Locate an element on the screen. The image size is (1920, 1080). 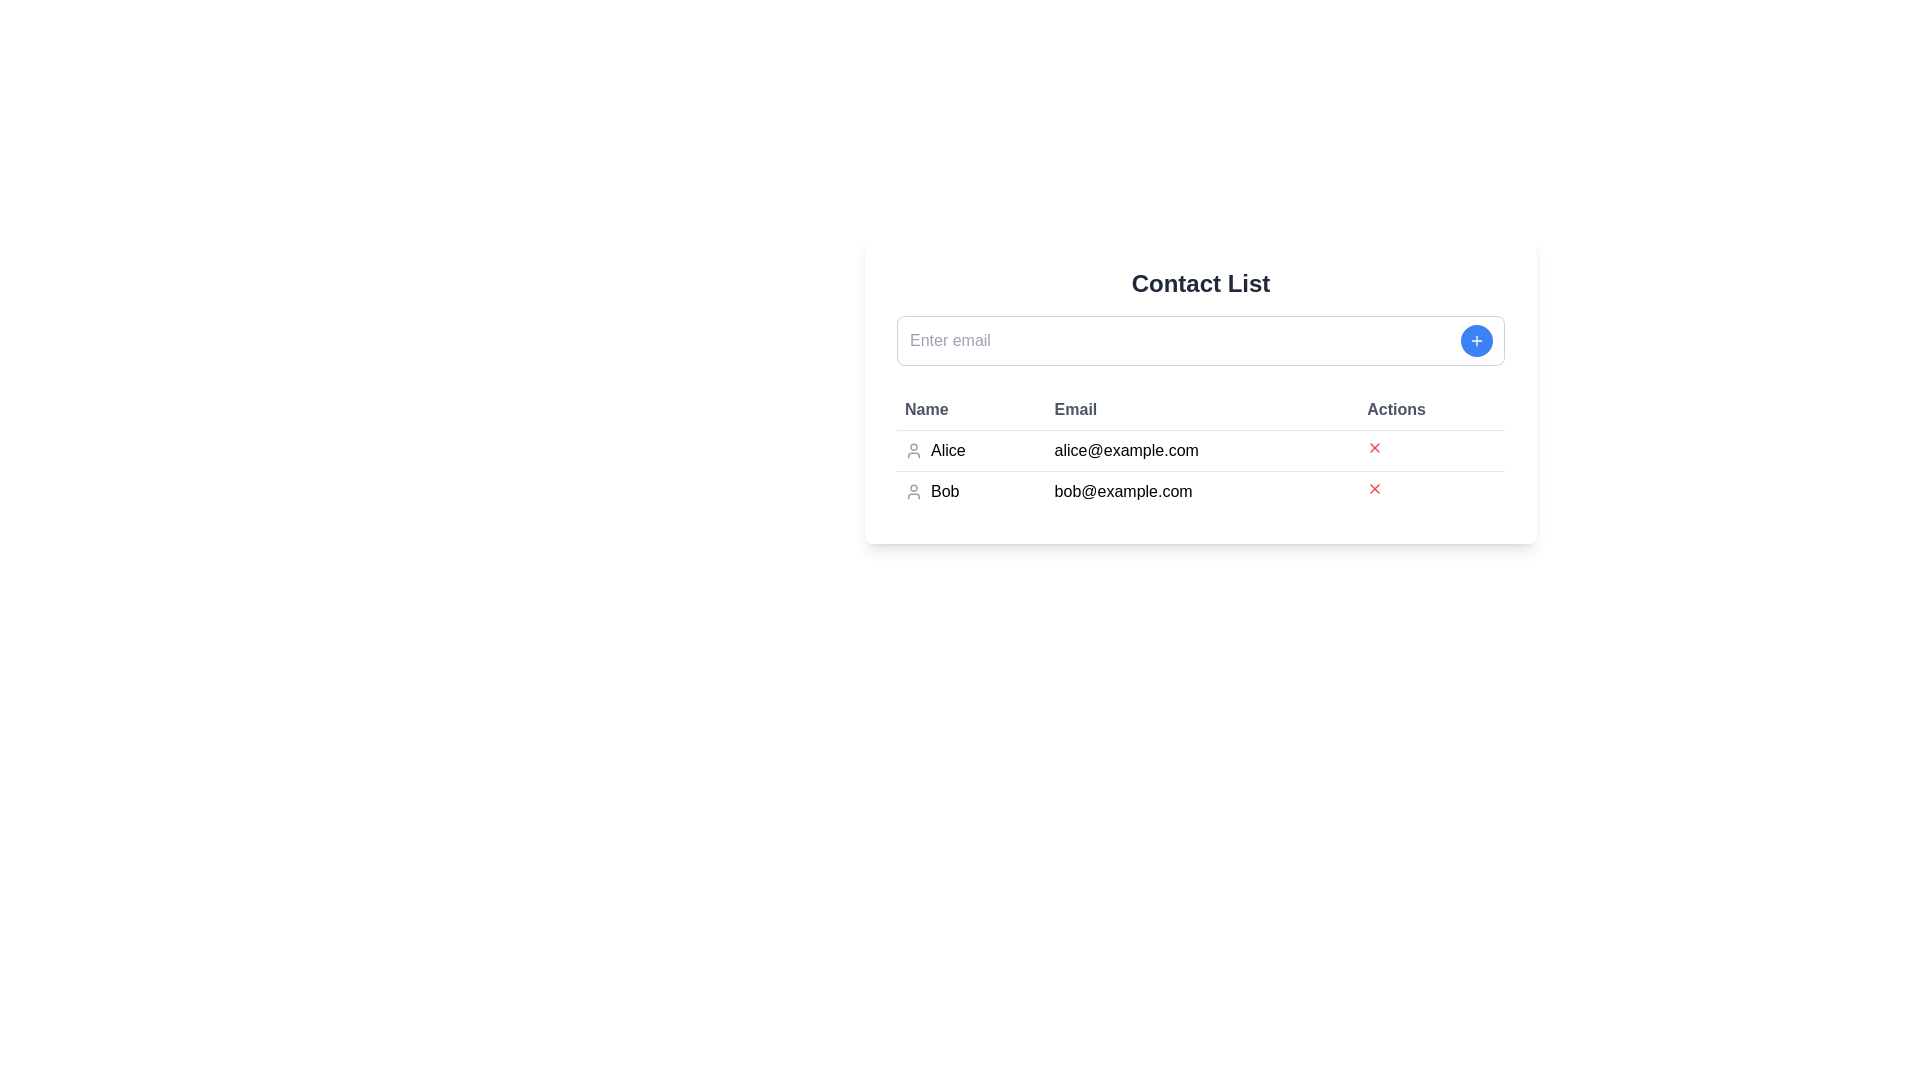
the user profile icon representing 'Bob', which is located to the left of the name 'Bob' in the second row under the 'Name' column is located at coordinates (912, 492).